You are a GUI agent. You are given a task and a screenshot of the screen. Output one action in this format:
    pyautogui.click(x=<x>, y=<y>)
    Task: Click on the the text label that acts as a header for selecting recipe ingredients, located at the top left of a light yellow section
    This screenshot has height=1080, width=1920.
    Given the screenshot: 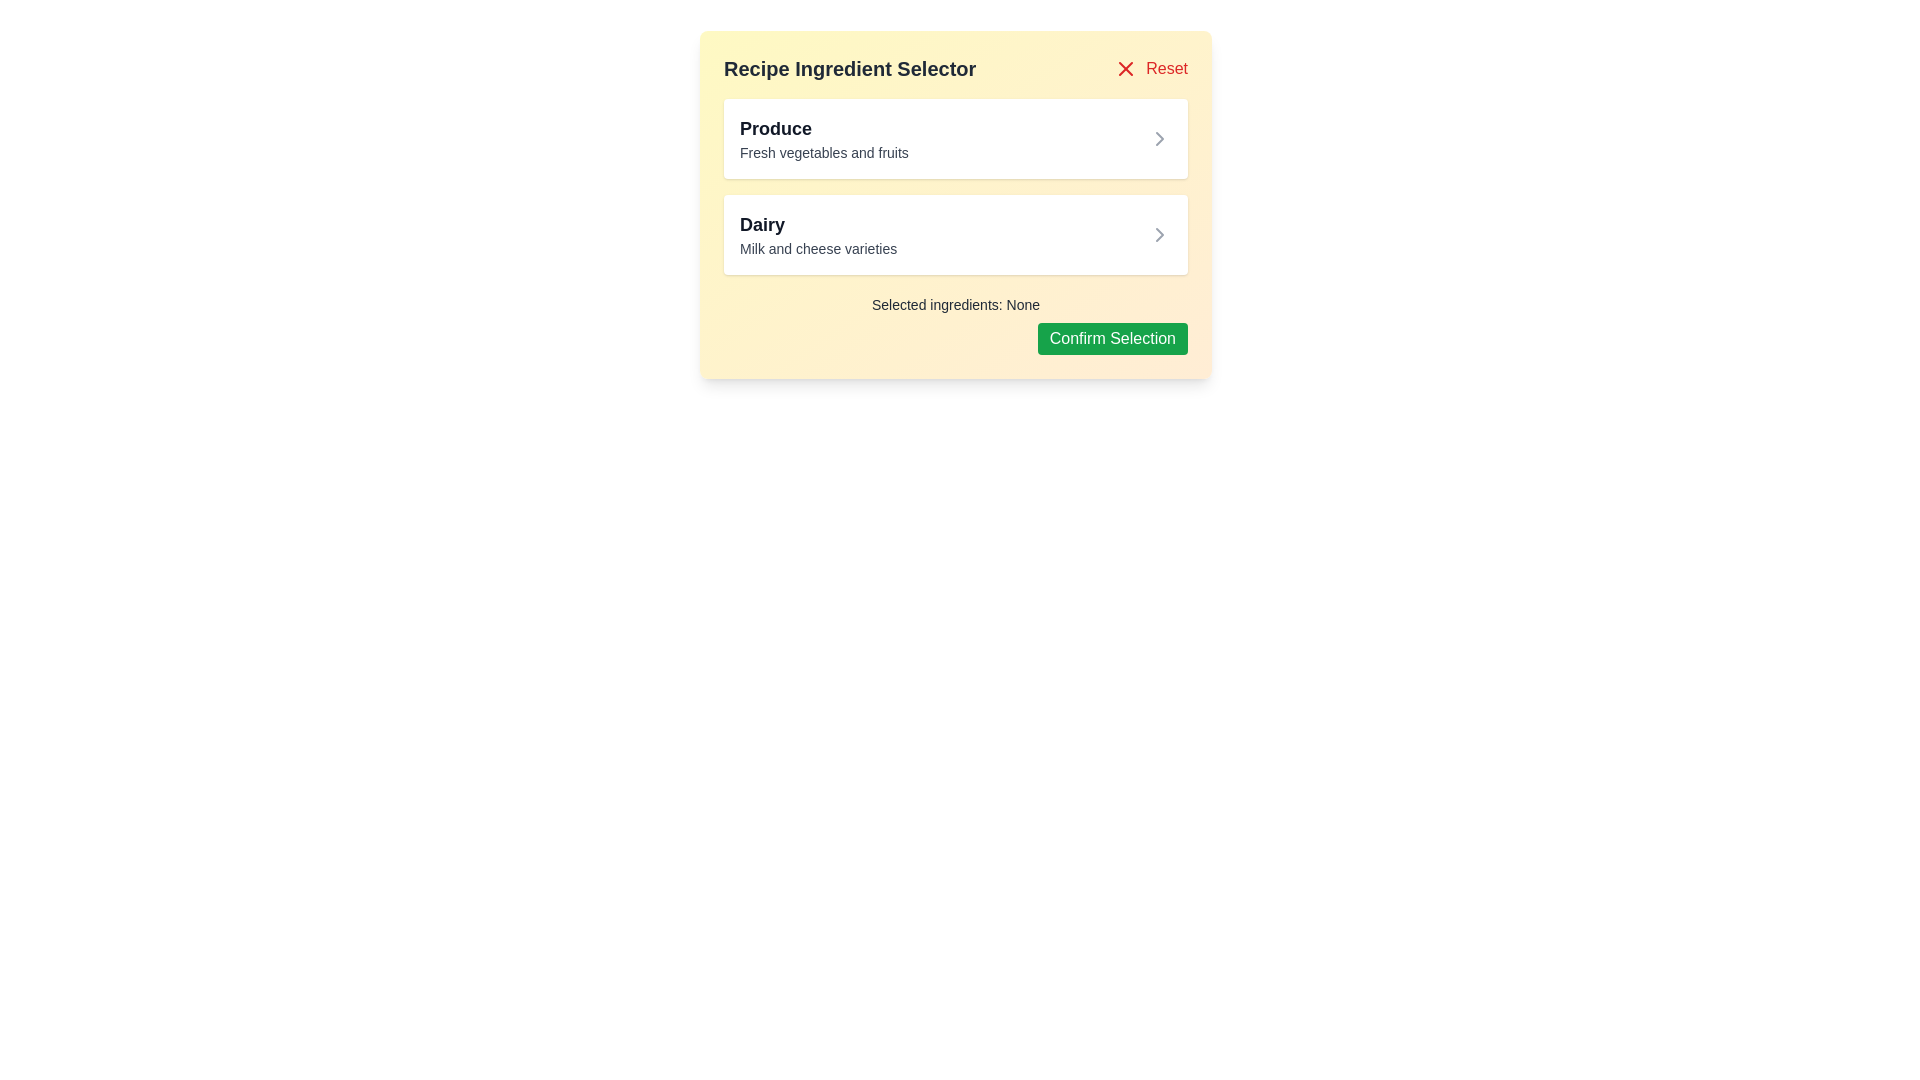 What is the action you would take?
    pyautogui.click(x=850, y=68)
    